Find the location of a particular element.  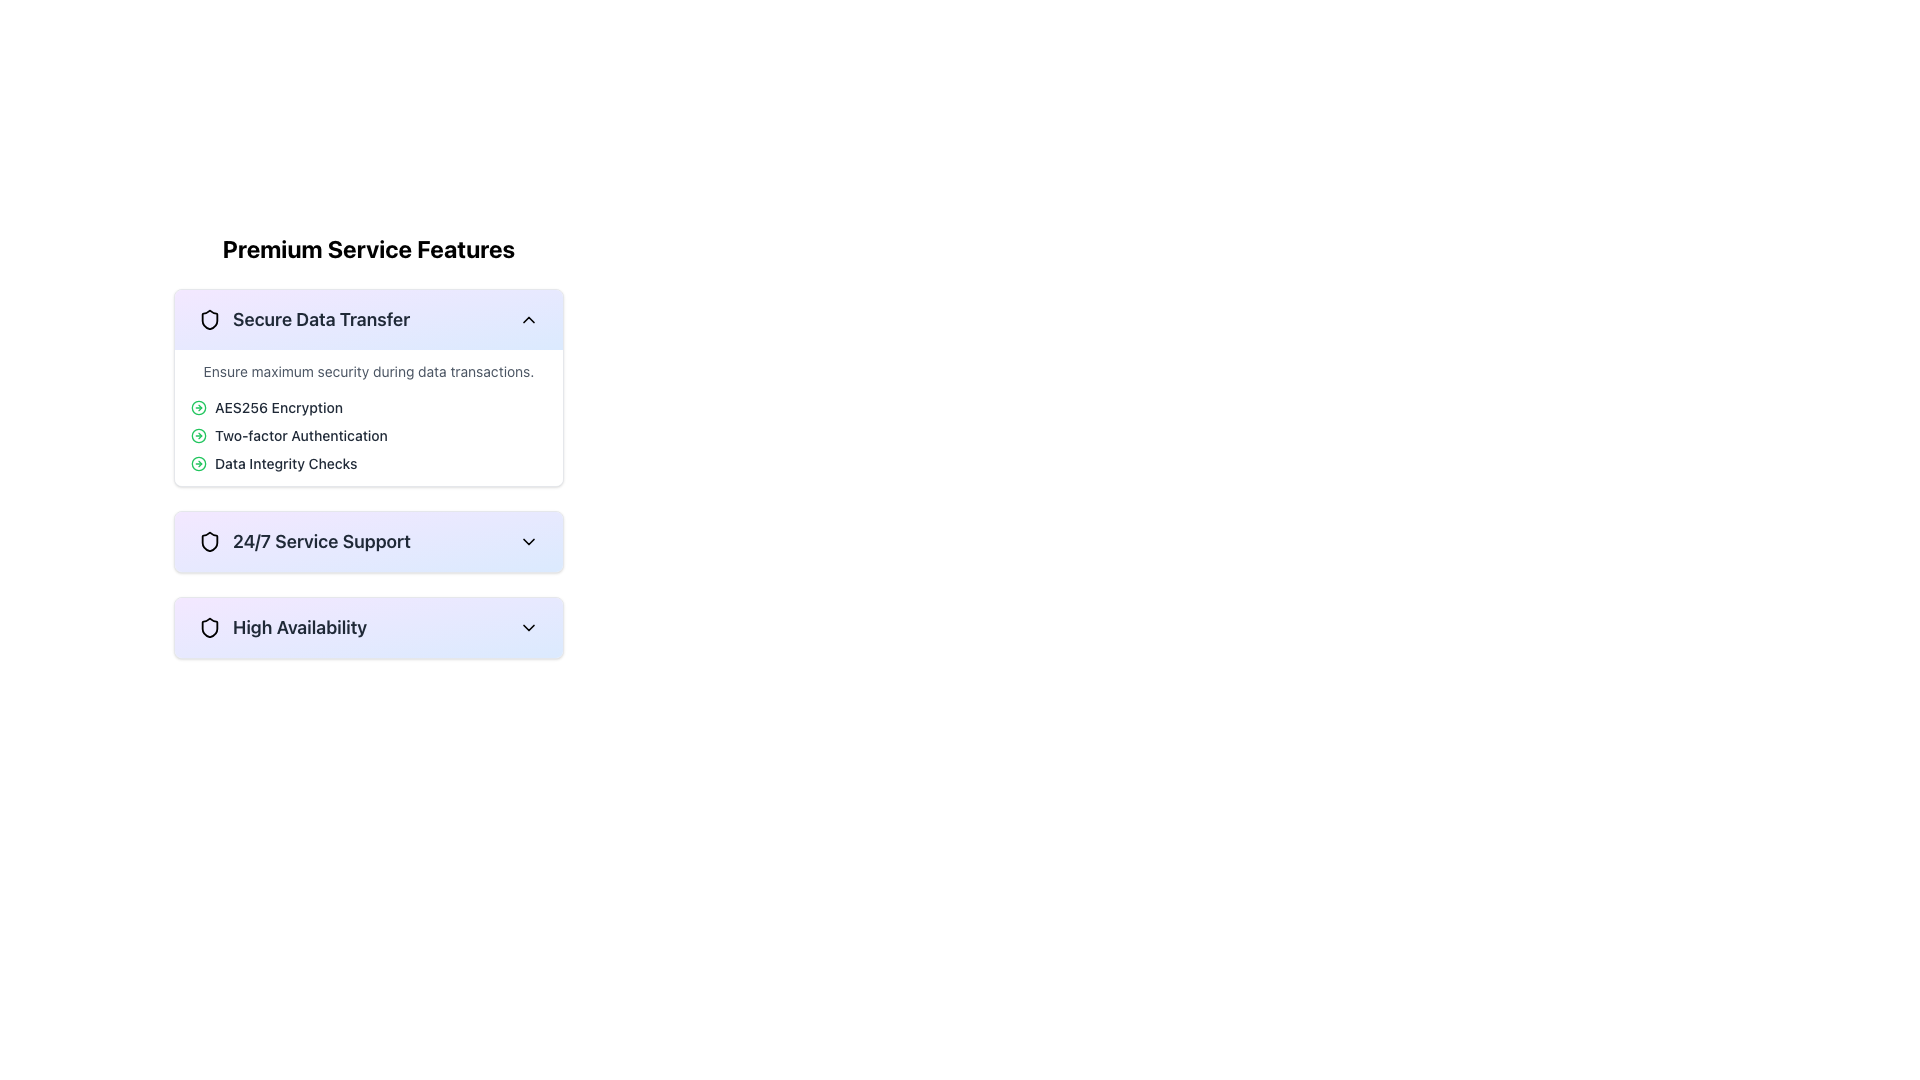

the 'Secure Data Transfer' text label, which features a bold font style and is aligned with a shield icon on the left is located at coordinates (321, 319).